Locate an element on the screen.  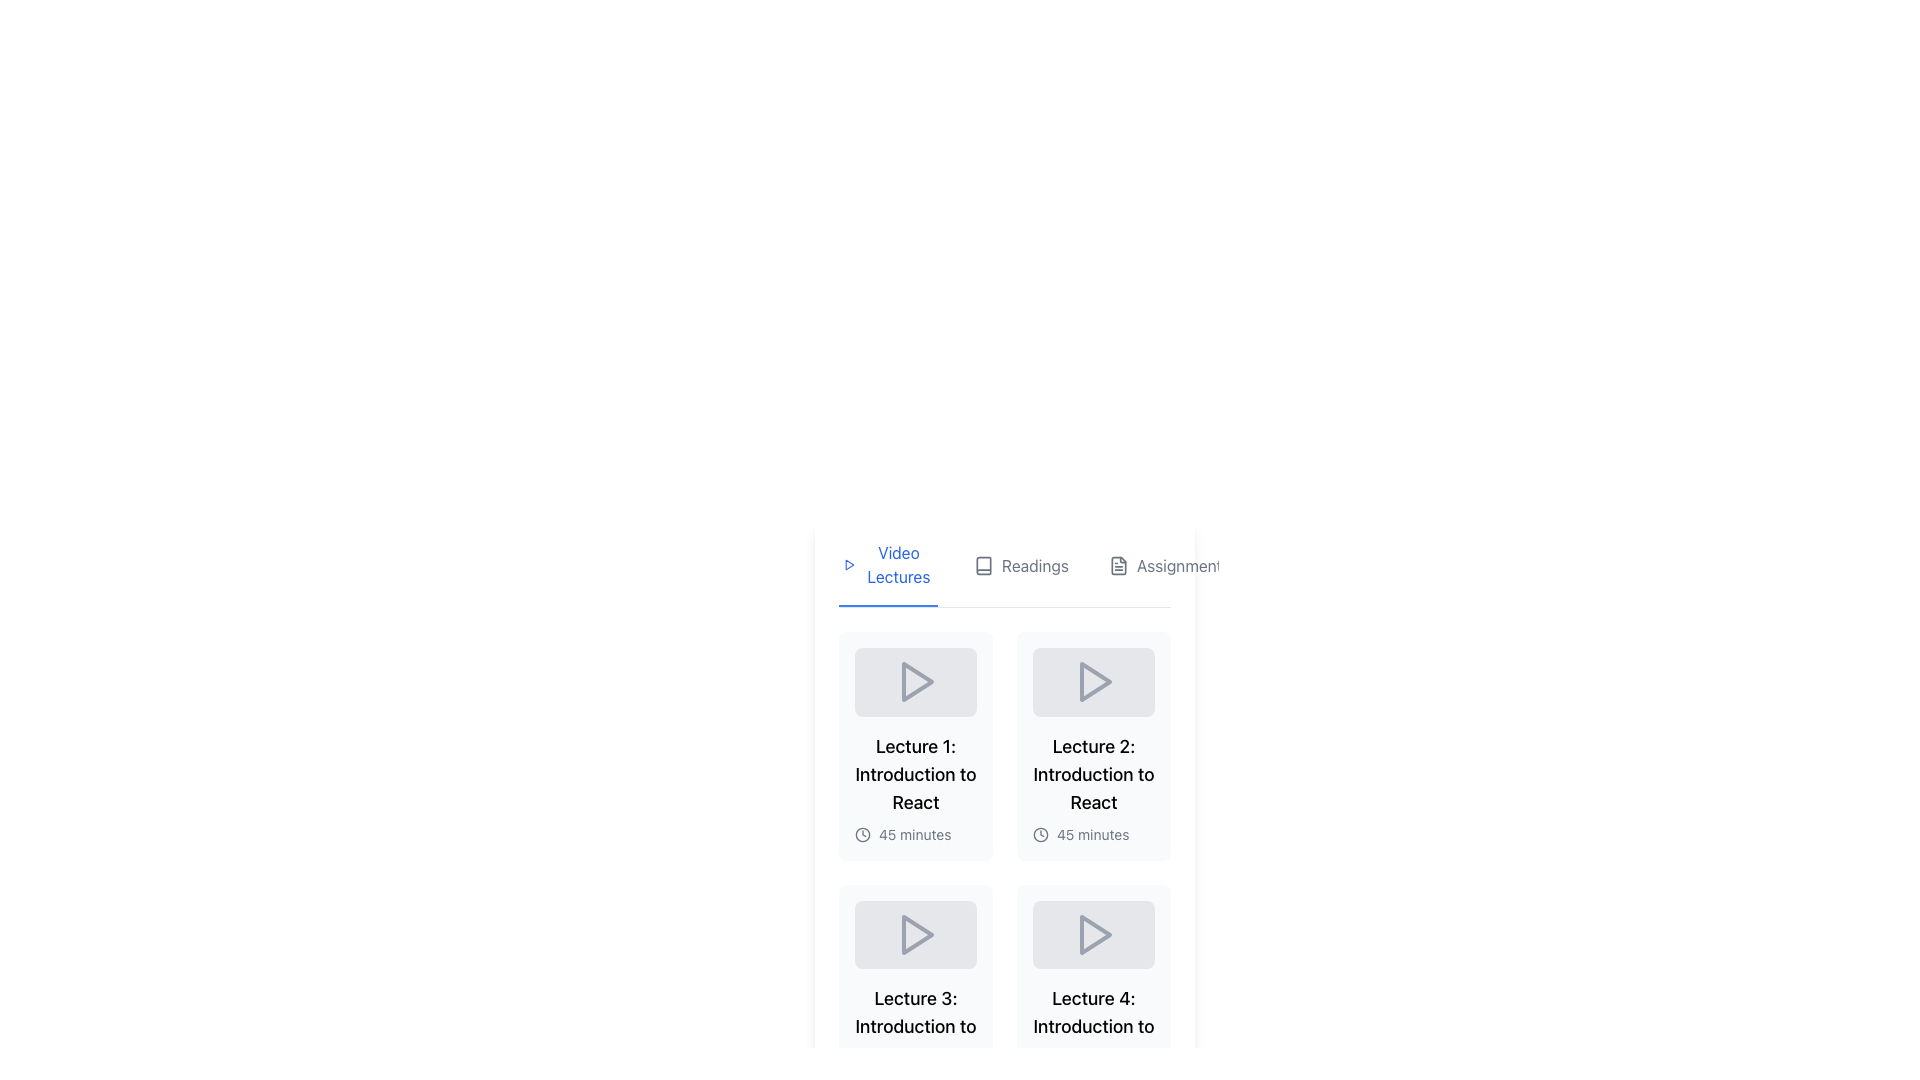
the clickable navigation link element that directs to the assignments section is located at coordinates (1169, 574).